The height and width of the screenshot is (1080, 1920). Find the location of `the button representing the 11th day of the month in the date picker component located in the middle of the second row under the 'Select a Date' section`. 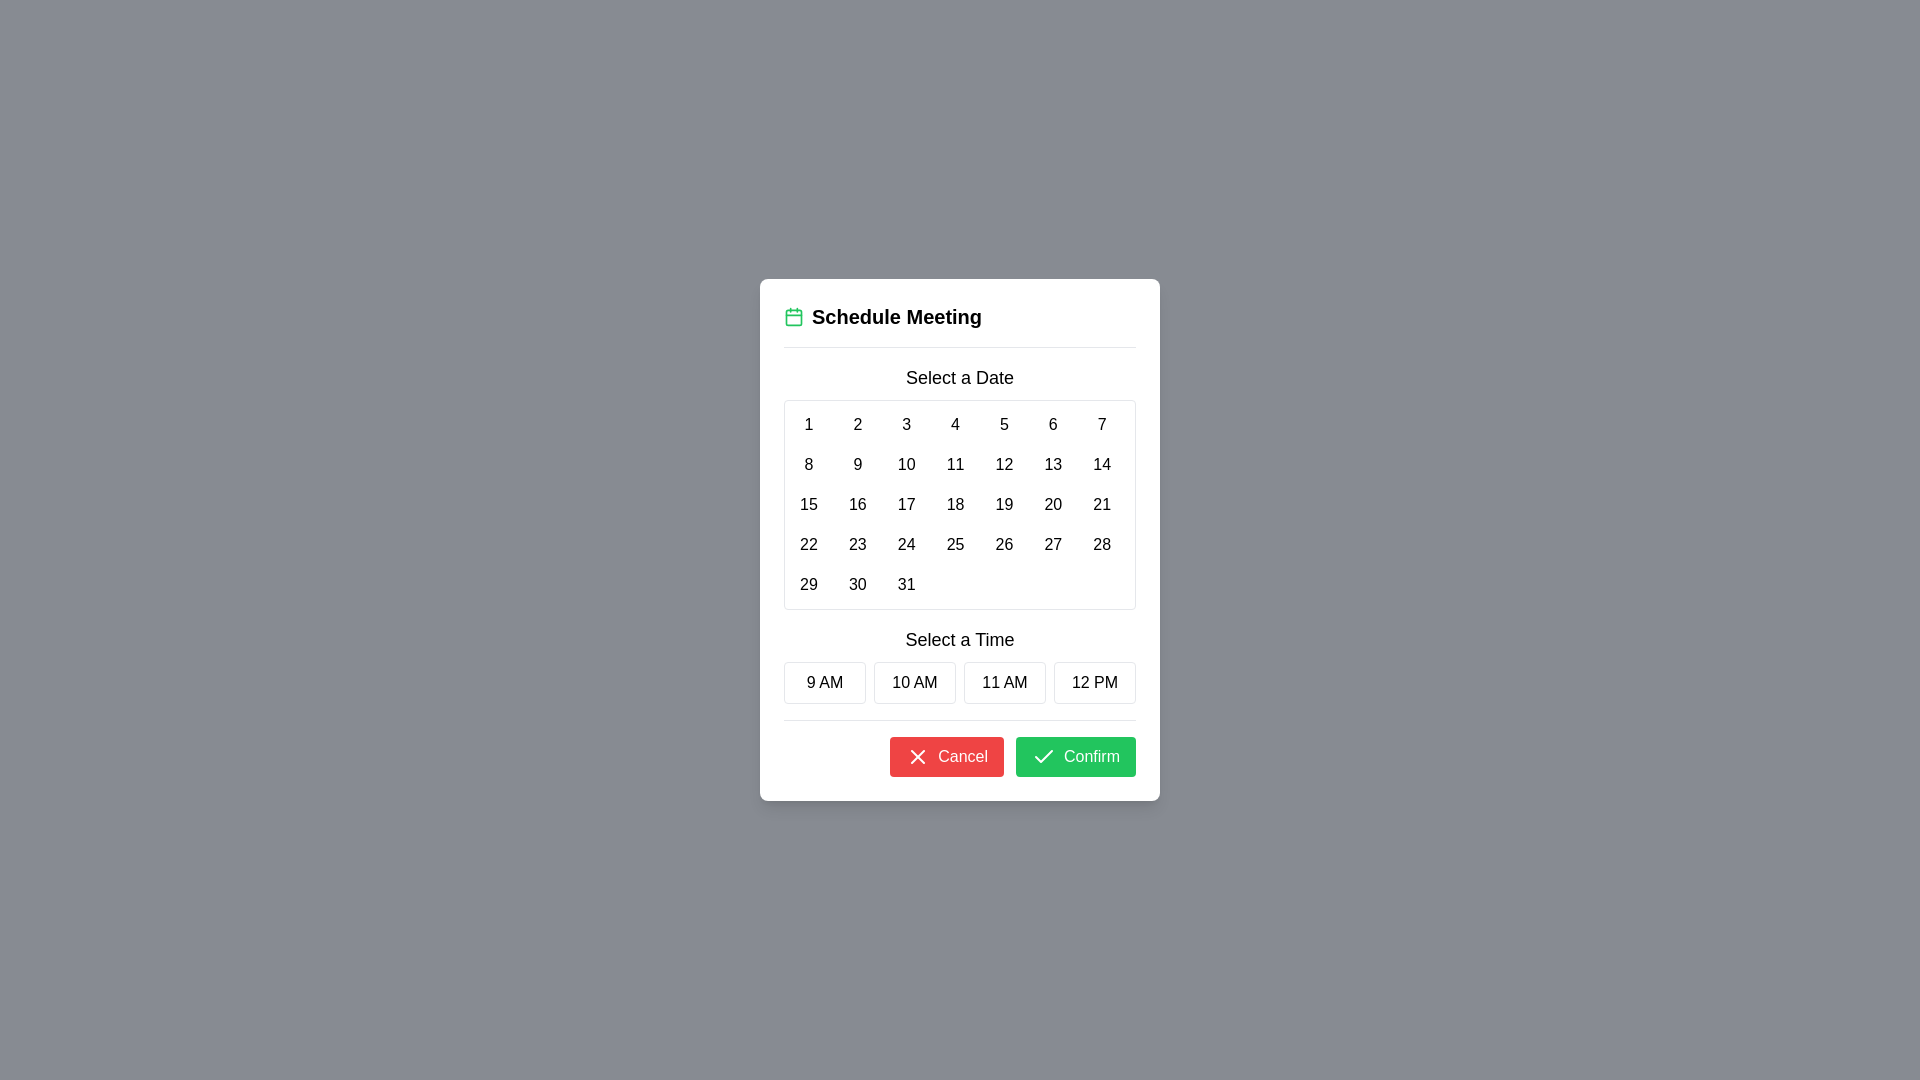

the button representing the 11th day of the month in the date picker component located in the middle of the second row under the 'Select a Date' section is located at coordinates (954, 465).